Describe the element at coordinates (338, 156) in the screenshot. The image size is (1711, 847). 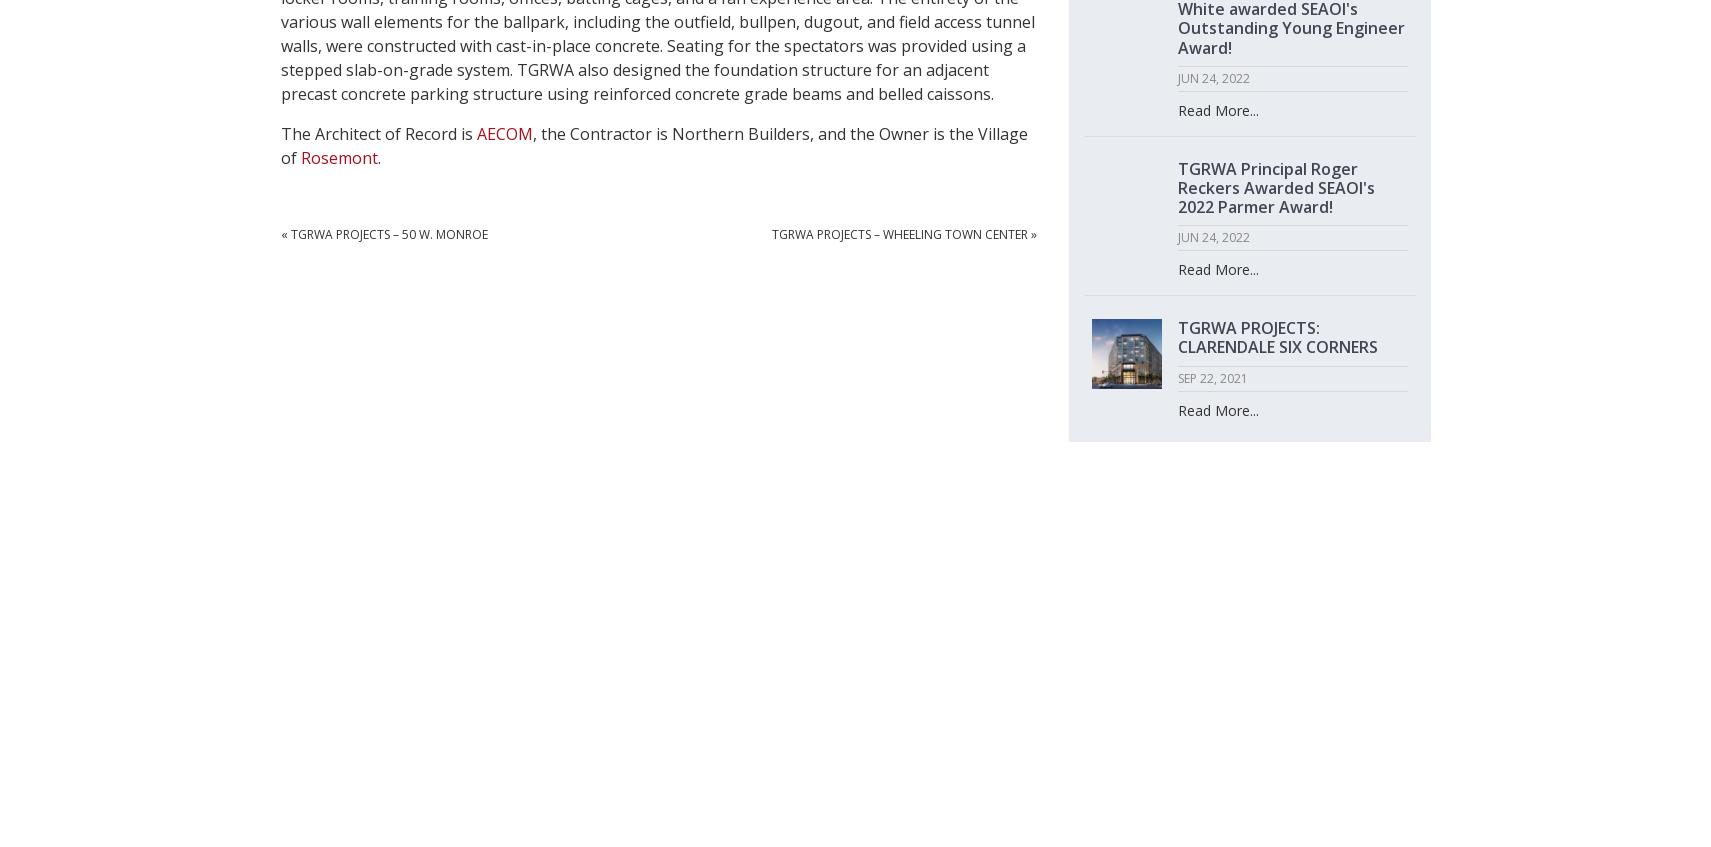
I see `'Rosemont'` at that location.